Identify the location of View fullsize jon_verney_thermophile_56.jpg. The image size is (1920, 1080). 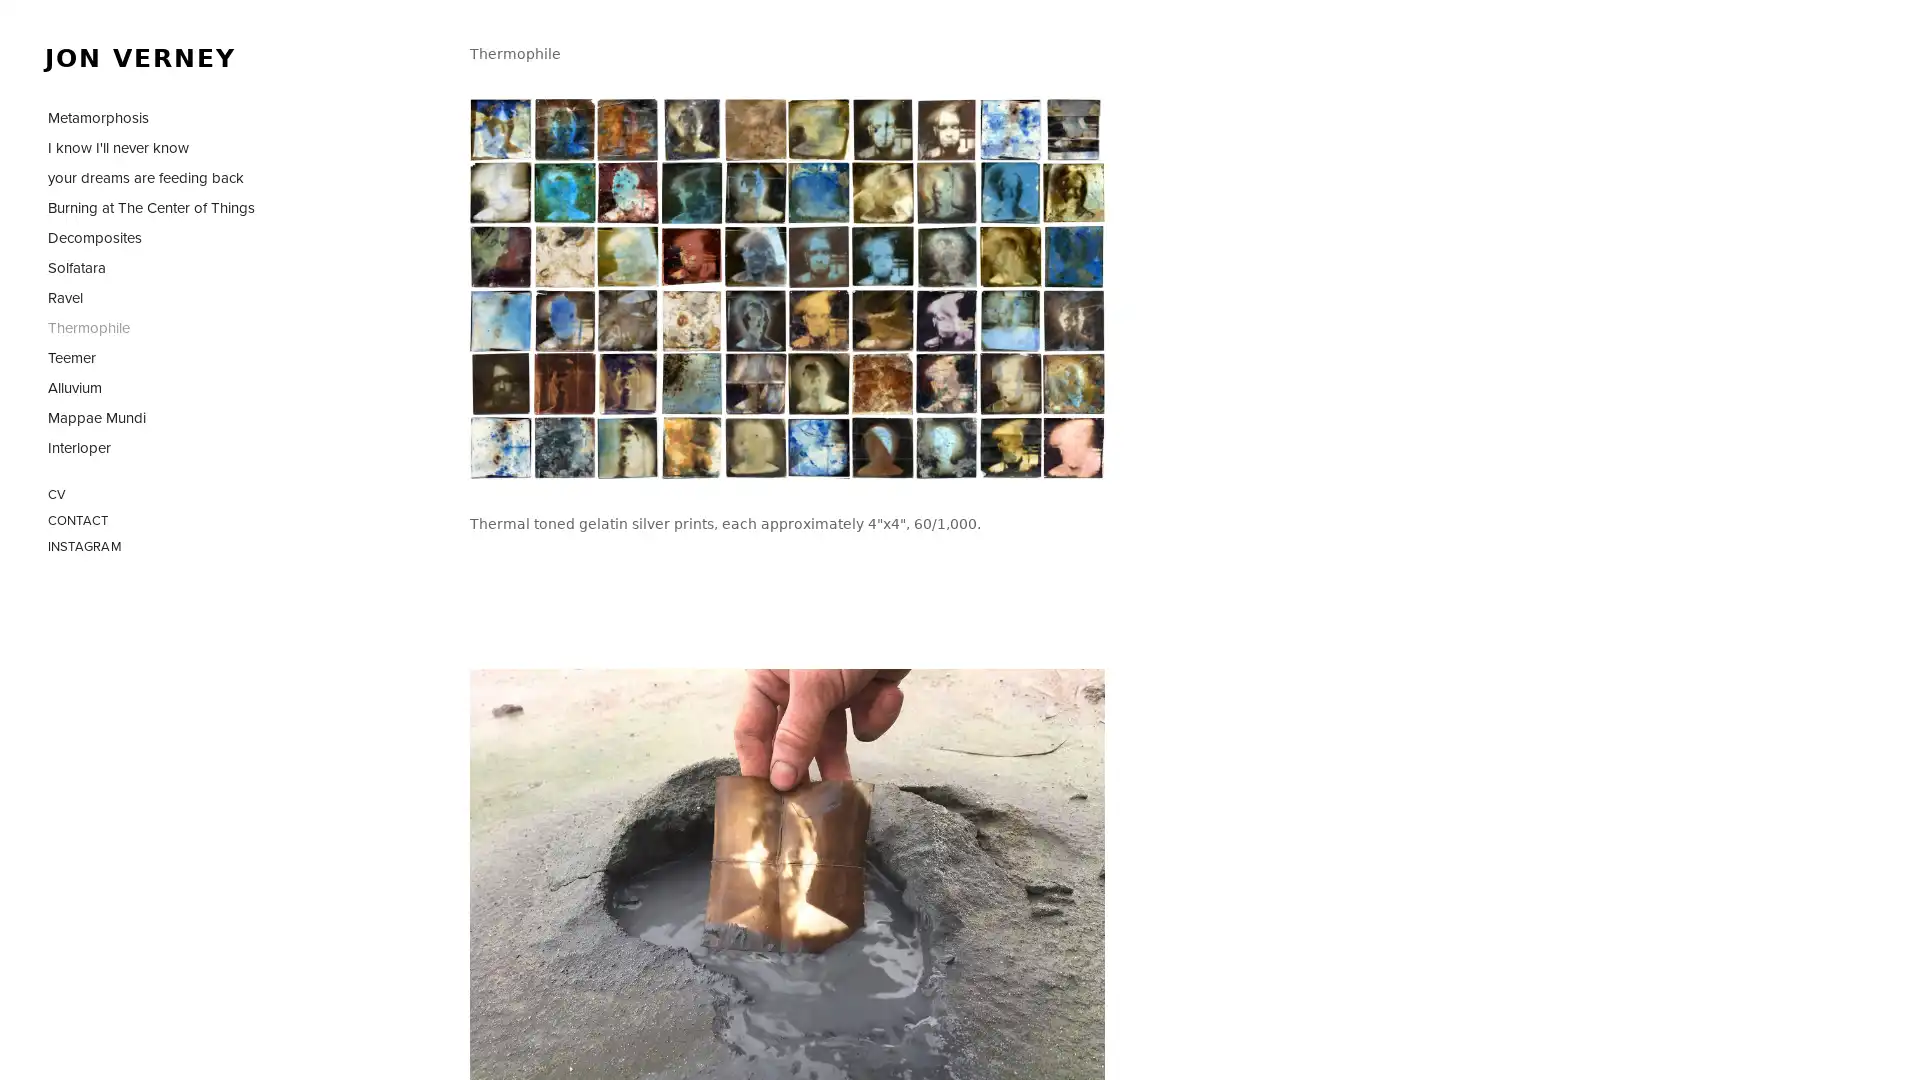
(1009, 128).